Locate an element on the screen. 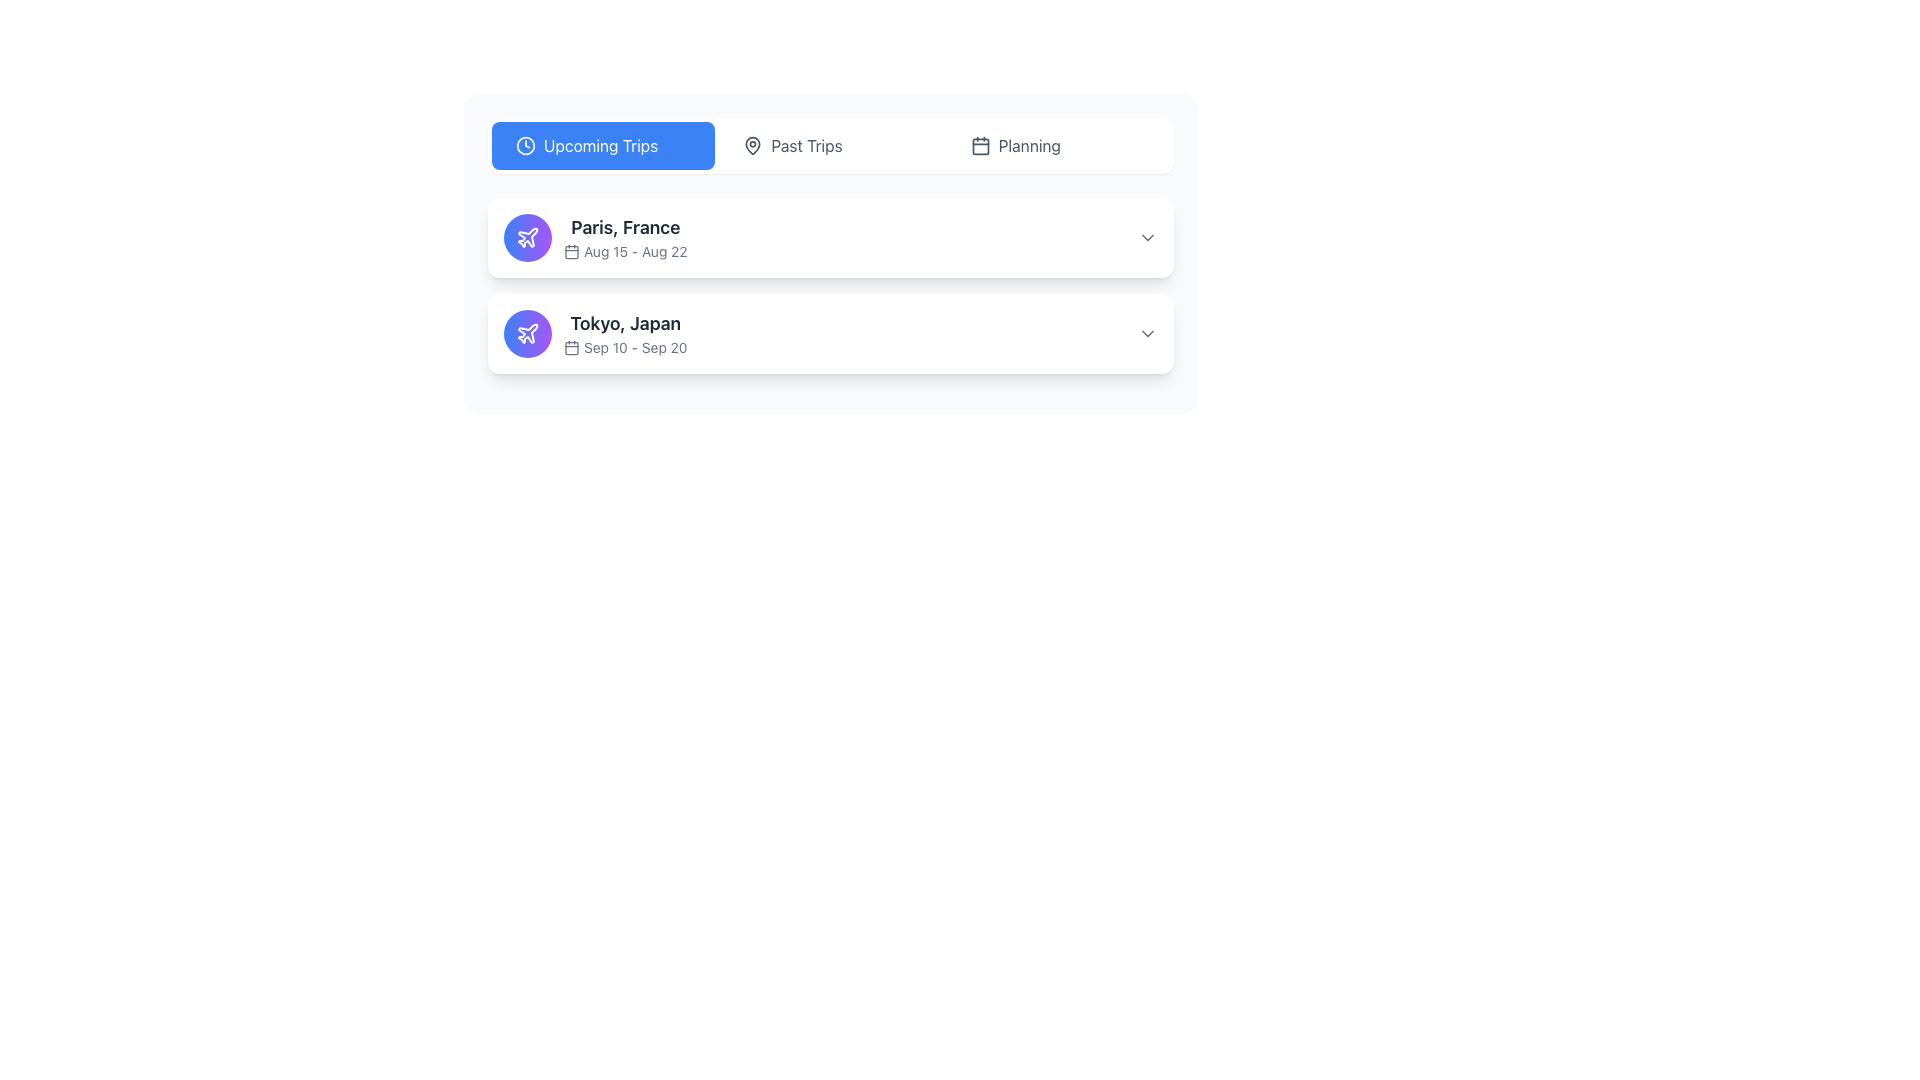  the third button labeled 'Planning' with a calendar icon, located in the top right section of the button group is located at coordinates (1057, 145).